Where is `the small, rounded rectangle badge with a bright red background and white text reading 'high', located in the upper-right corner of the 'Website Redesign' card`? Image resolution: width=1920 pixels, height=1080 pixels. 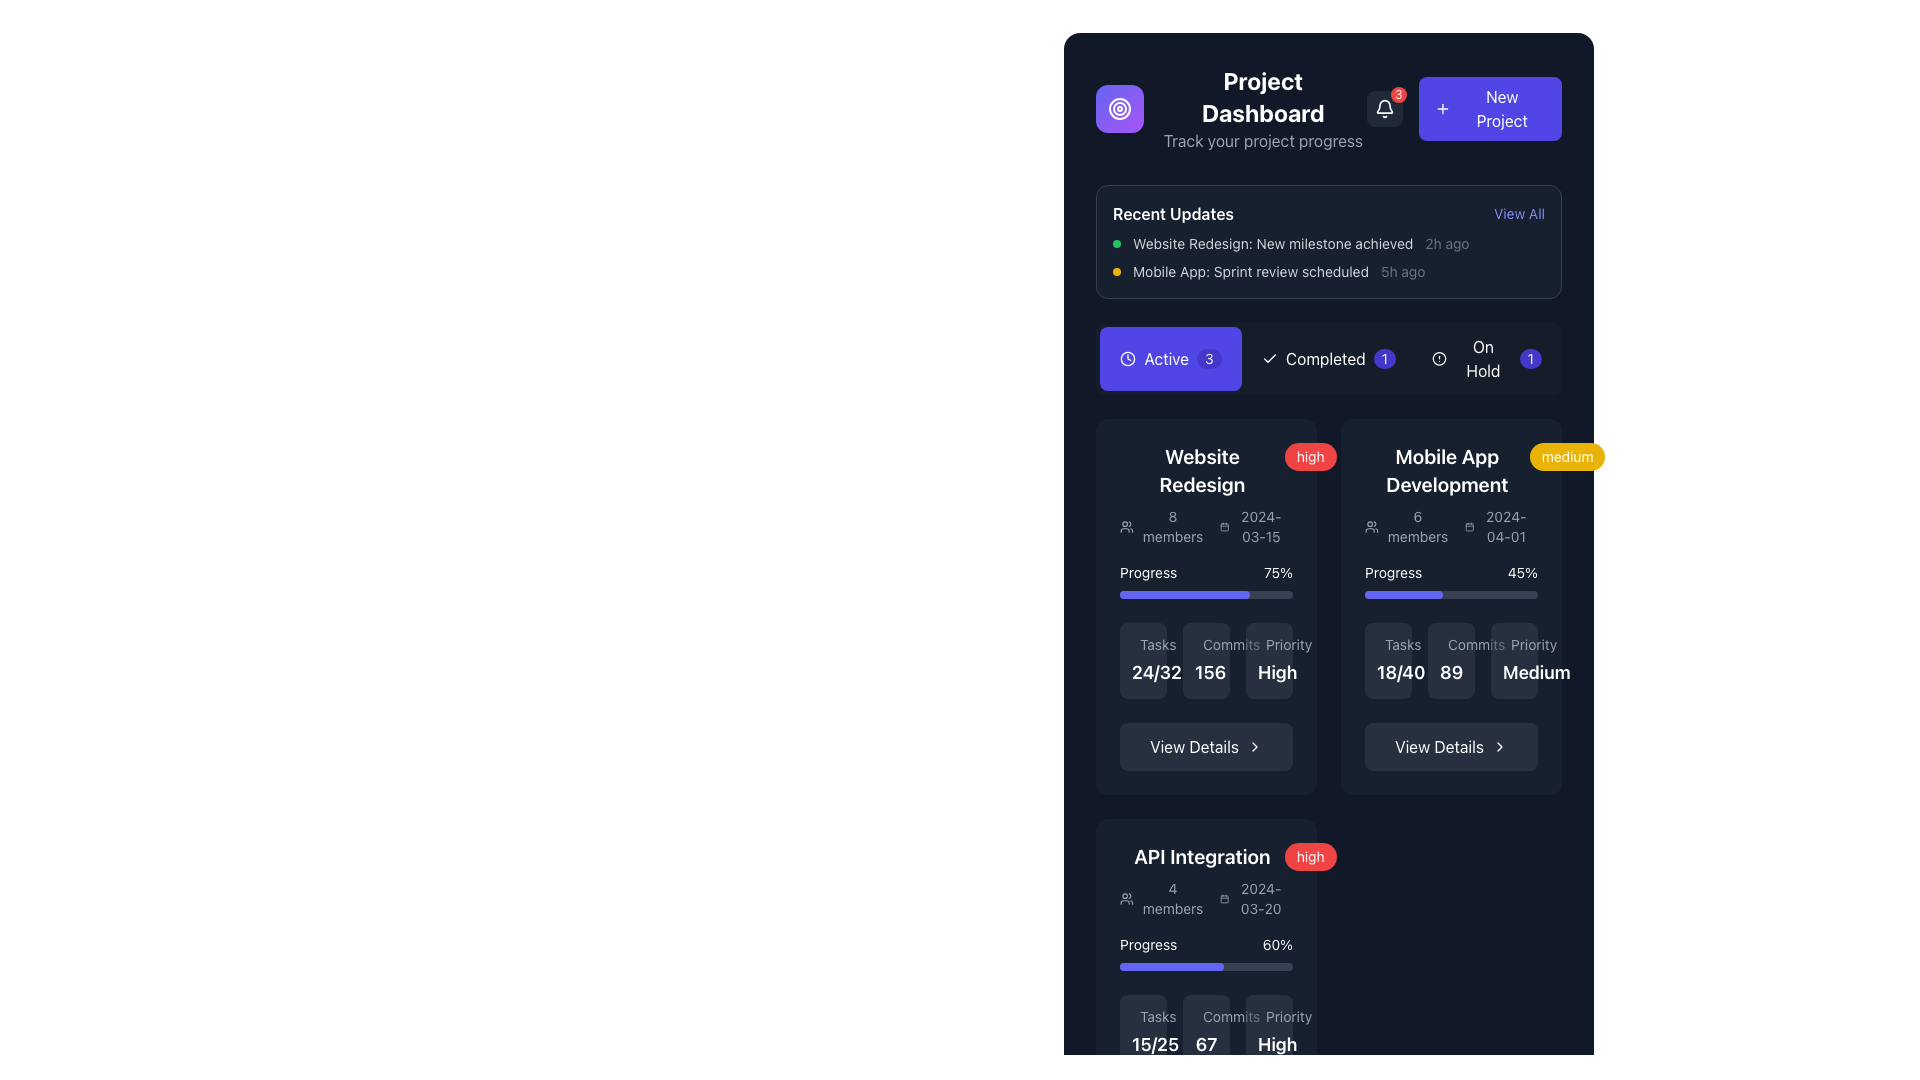 the small, rounded rectangle badge with a bright red background and white text reading 'high', located in the upper-right corner of the 'Website Redesign' card is located at coordinates (1310, 456).